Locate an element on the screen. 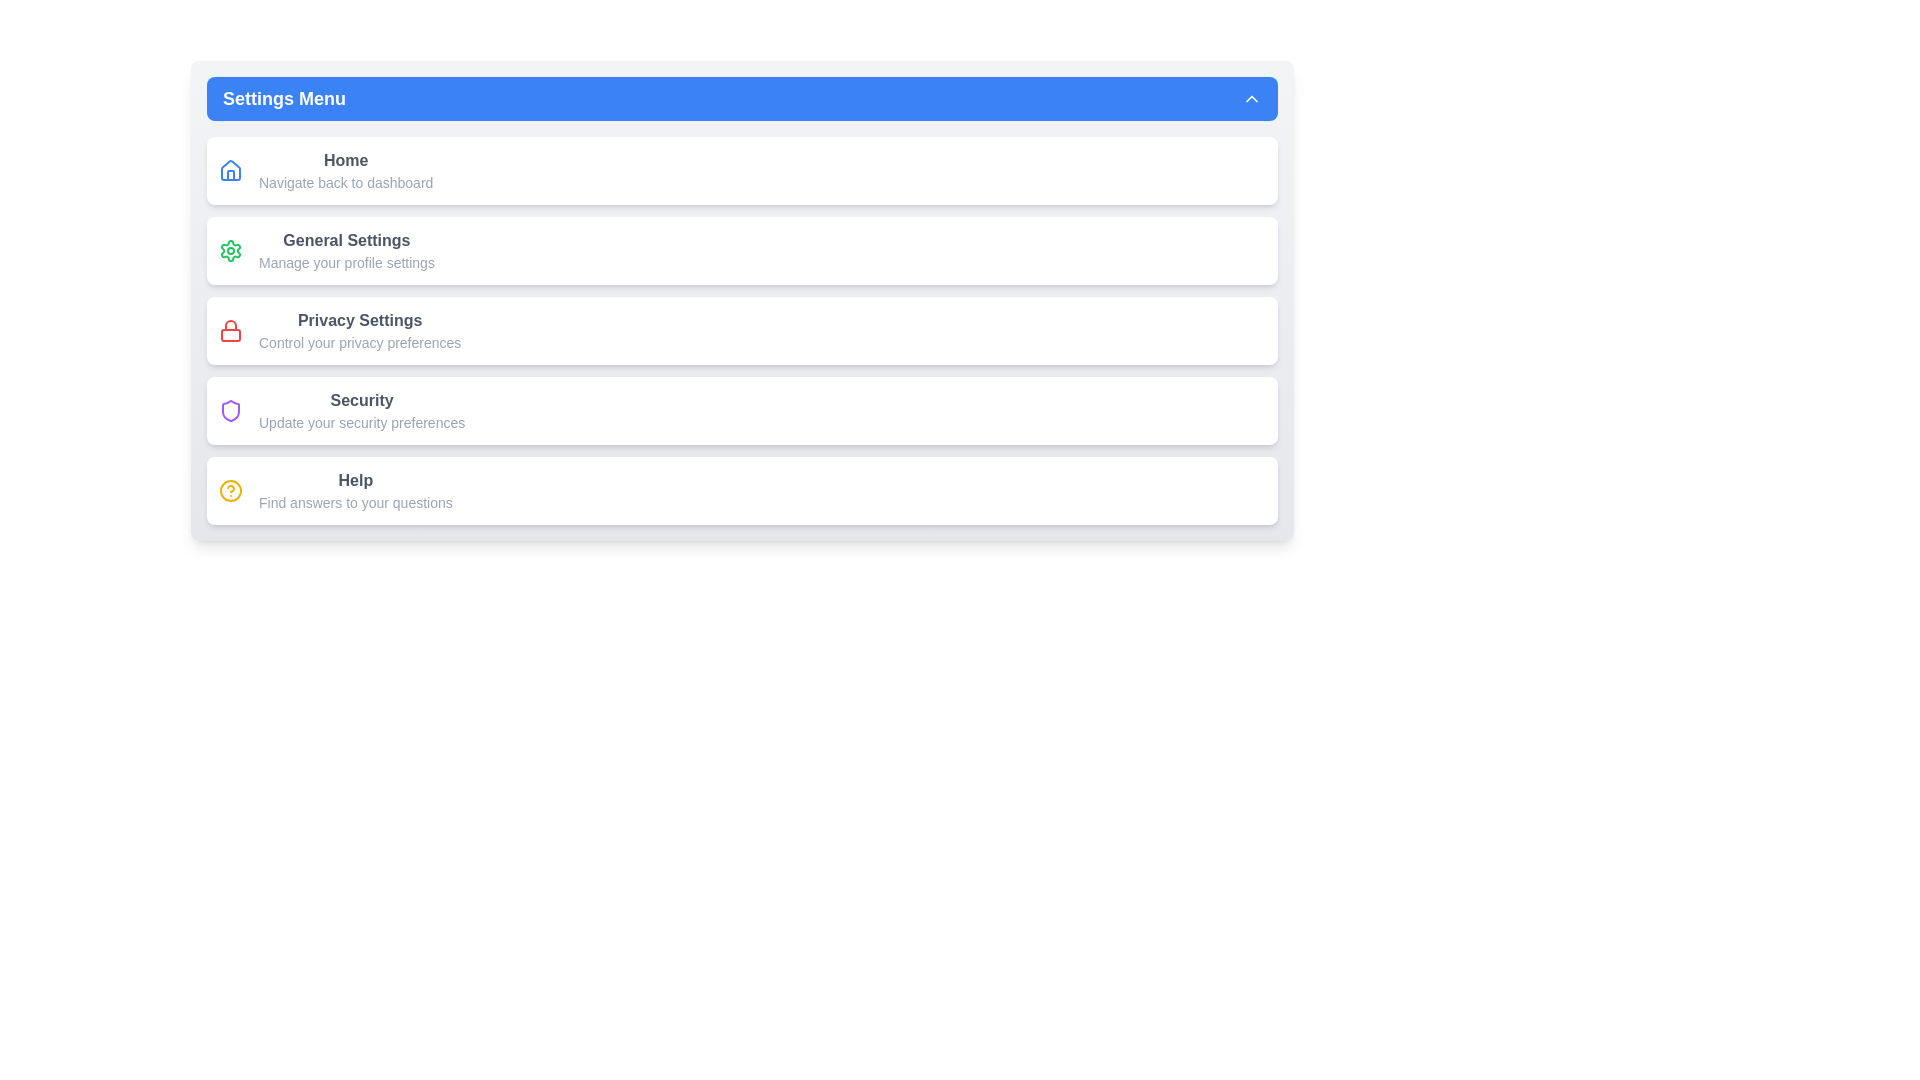 This screenshot has height=1080, width=1920. the fourth menu entry in the 'Settings Menu' labeled 'Security Settings' is located at coordinates (741, 410).